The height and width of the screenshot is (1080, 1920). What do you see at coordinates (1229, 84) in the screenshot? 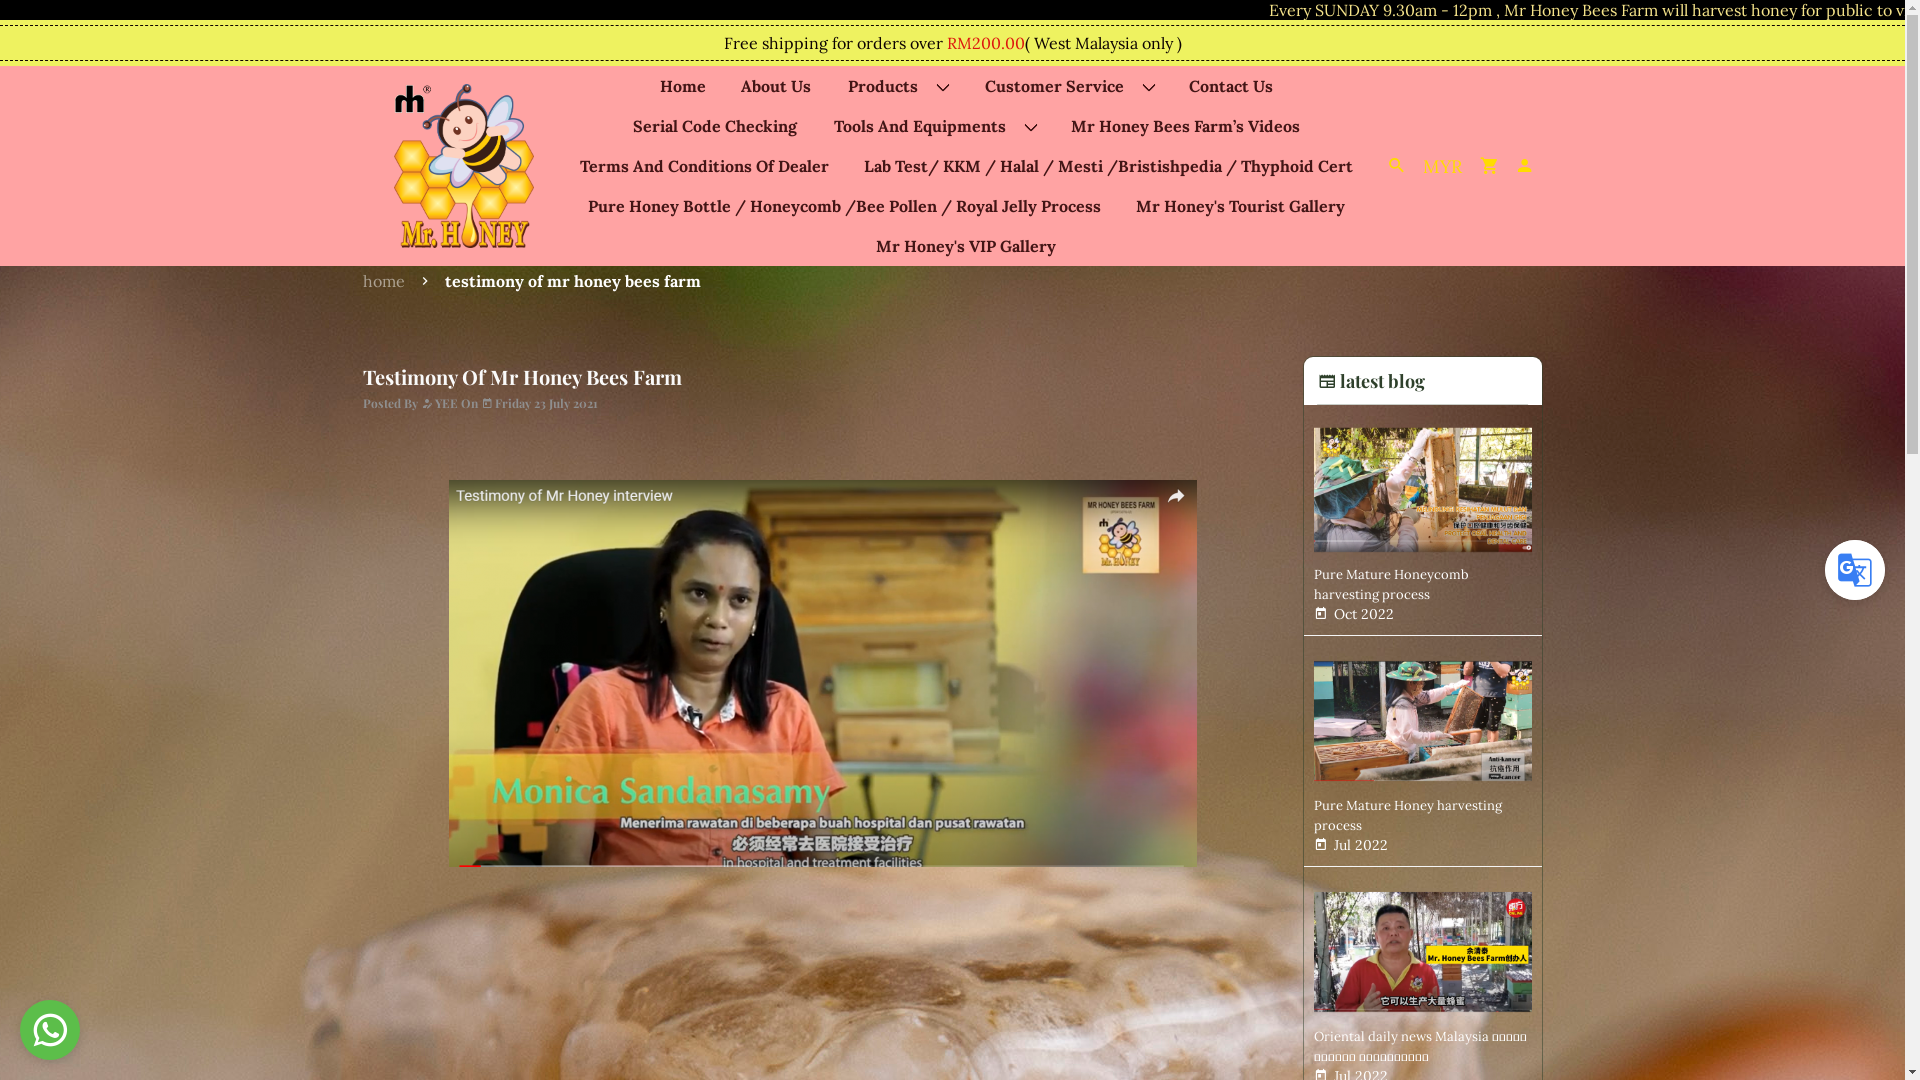
I see `'Contact Us'` at bounding box center [1229, 84].